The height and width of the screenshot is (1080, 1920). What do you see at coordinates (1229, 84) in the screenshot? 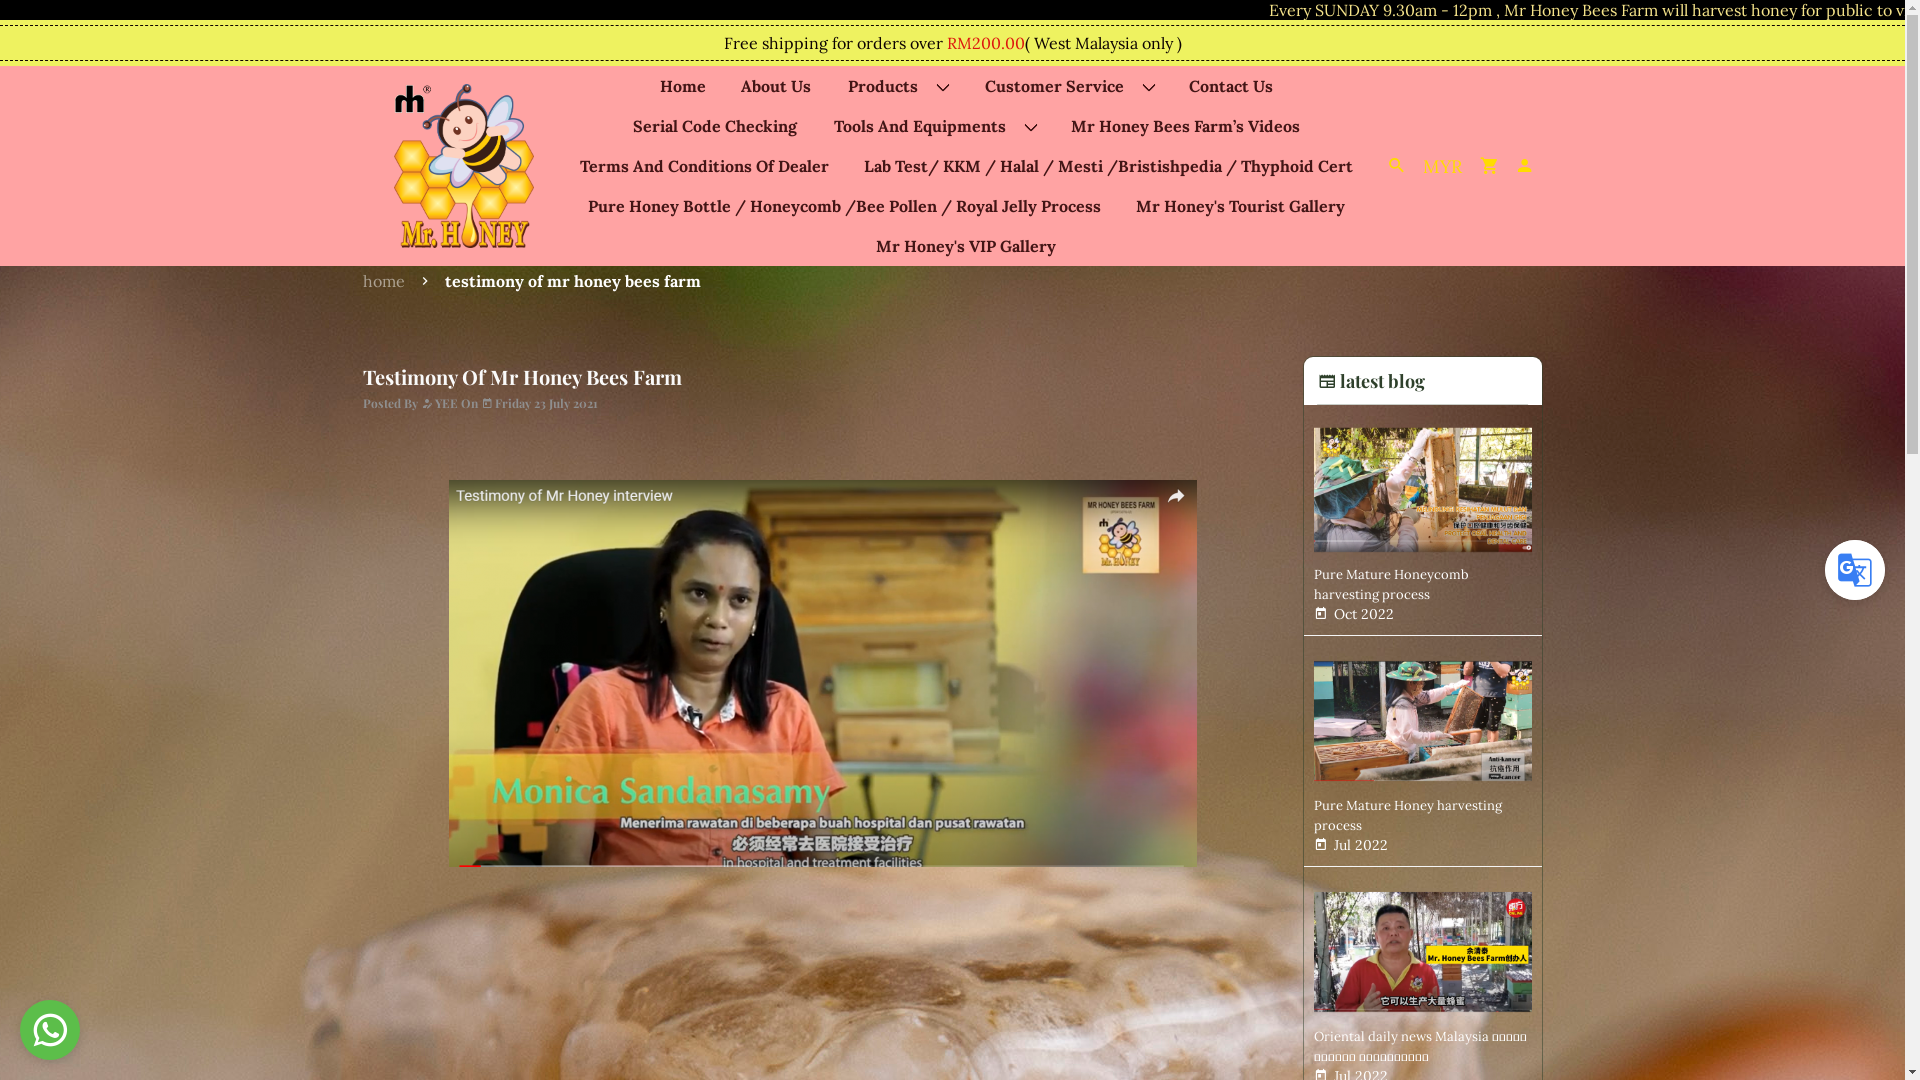
I see `'Contact Us'` at bounding box center [1229, 84].